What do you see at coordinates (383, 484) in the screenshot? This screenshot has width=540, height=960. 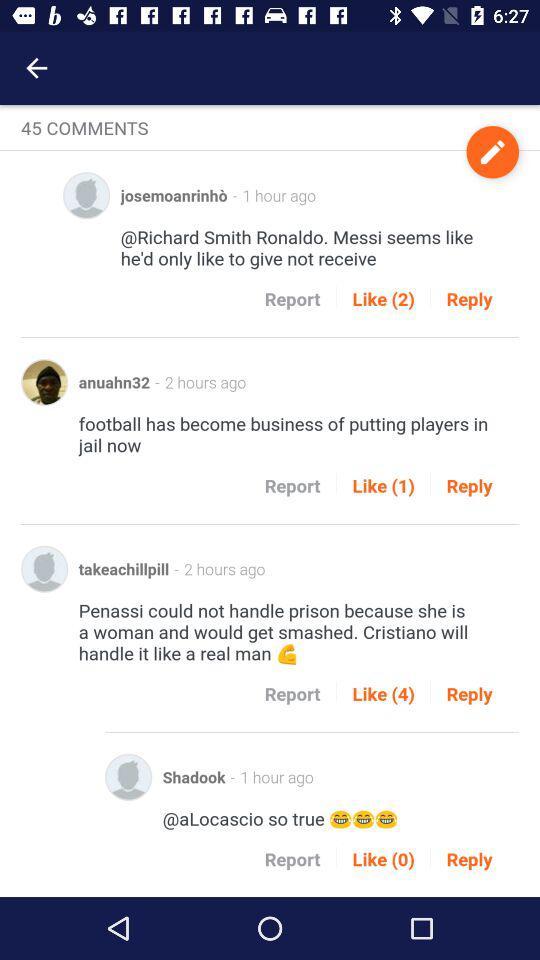 I see `item below the football has become item` at bounding box center [383, 484].